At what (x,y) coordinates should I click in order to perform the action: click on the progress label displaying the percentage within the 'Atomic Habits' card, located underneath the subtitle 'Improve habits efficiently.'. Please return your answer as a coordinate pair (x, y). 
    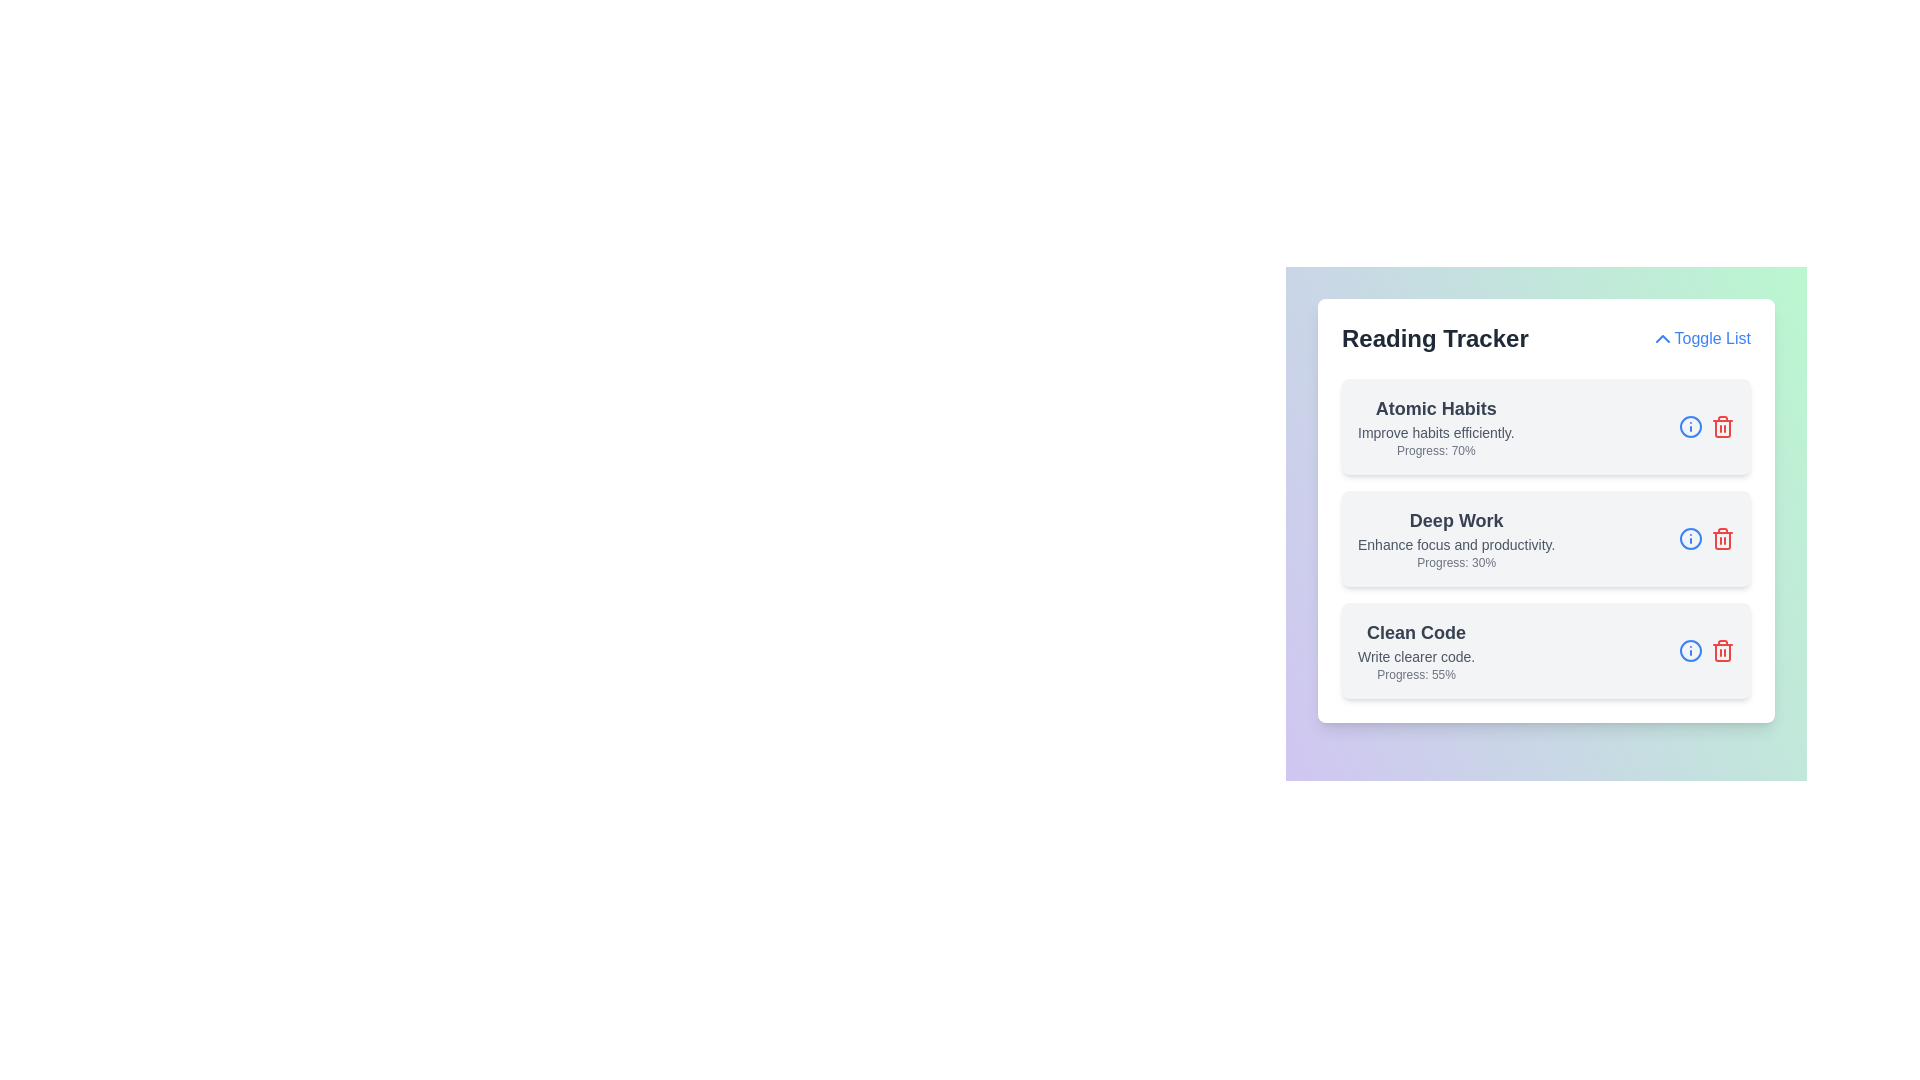
    Looking at the image, I should click on (1435, 451).